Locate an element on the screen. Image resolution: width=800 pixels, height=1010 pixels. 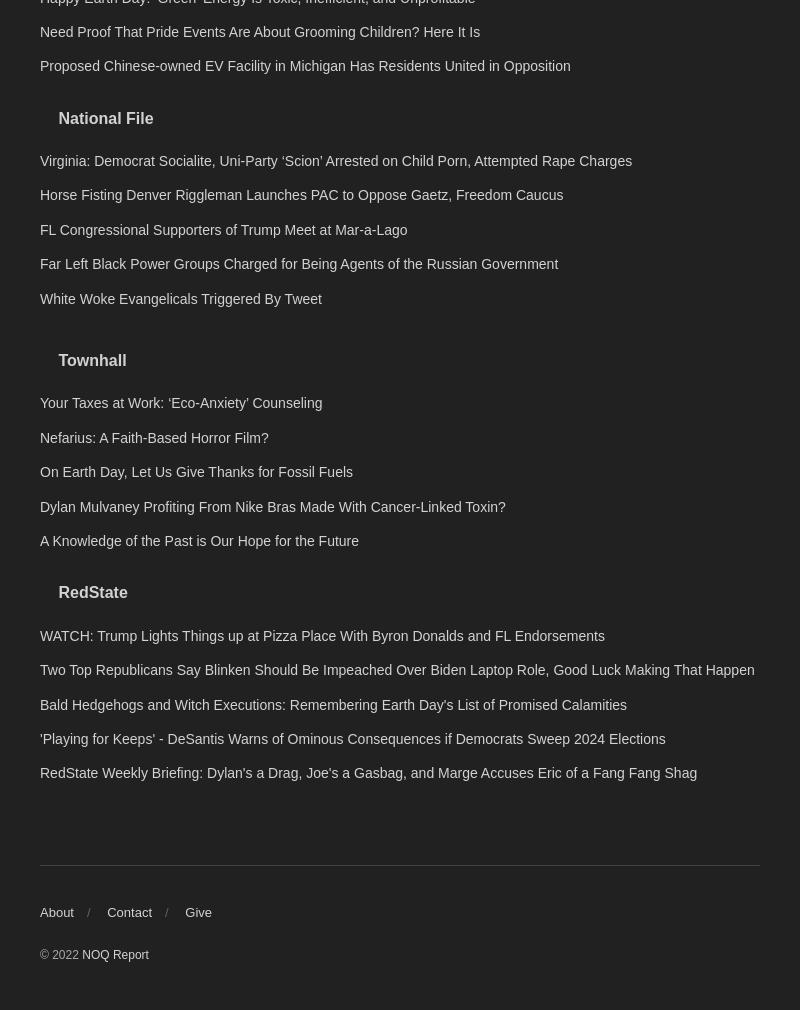
'Two Top Republicans Say Blinken Should Be Impeached Over Biden Laptop Role, Good Luck Making That Happen' is located at coordinates (39, 950).